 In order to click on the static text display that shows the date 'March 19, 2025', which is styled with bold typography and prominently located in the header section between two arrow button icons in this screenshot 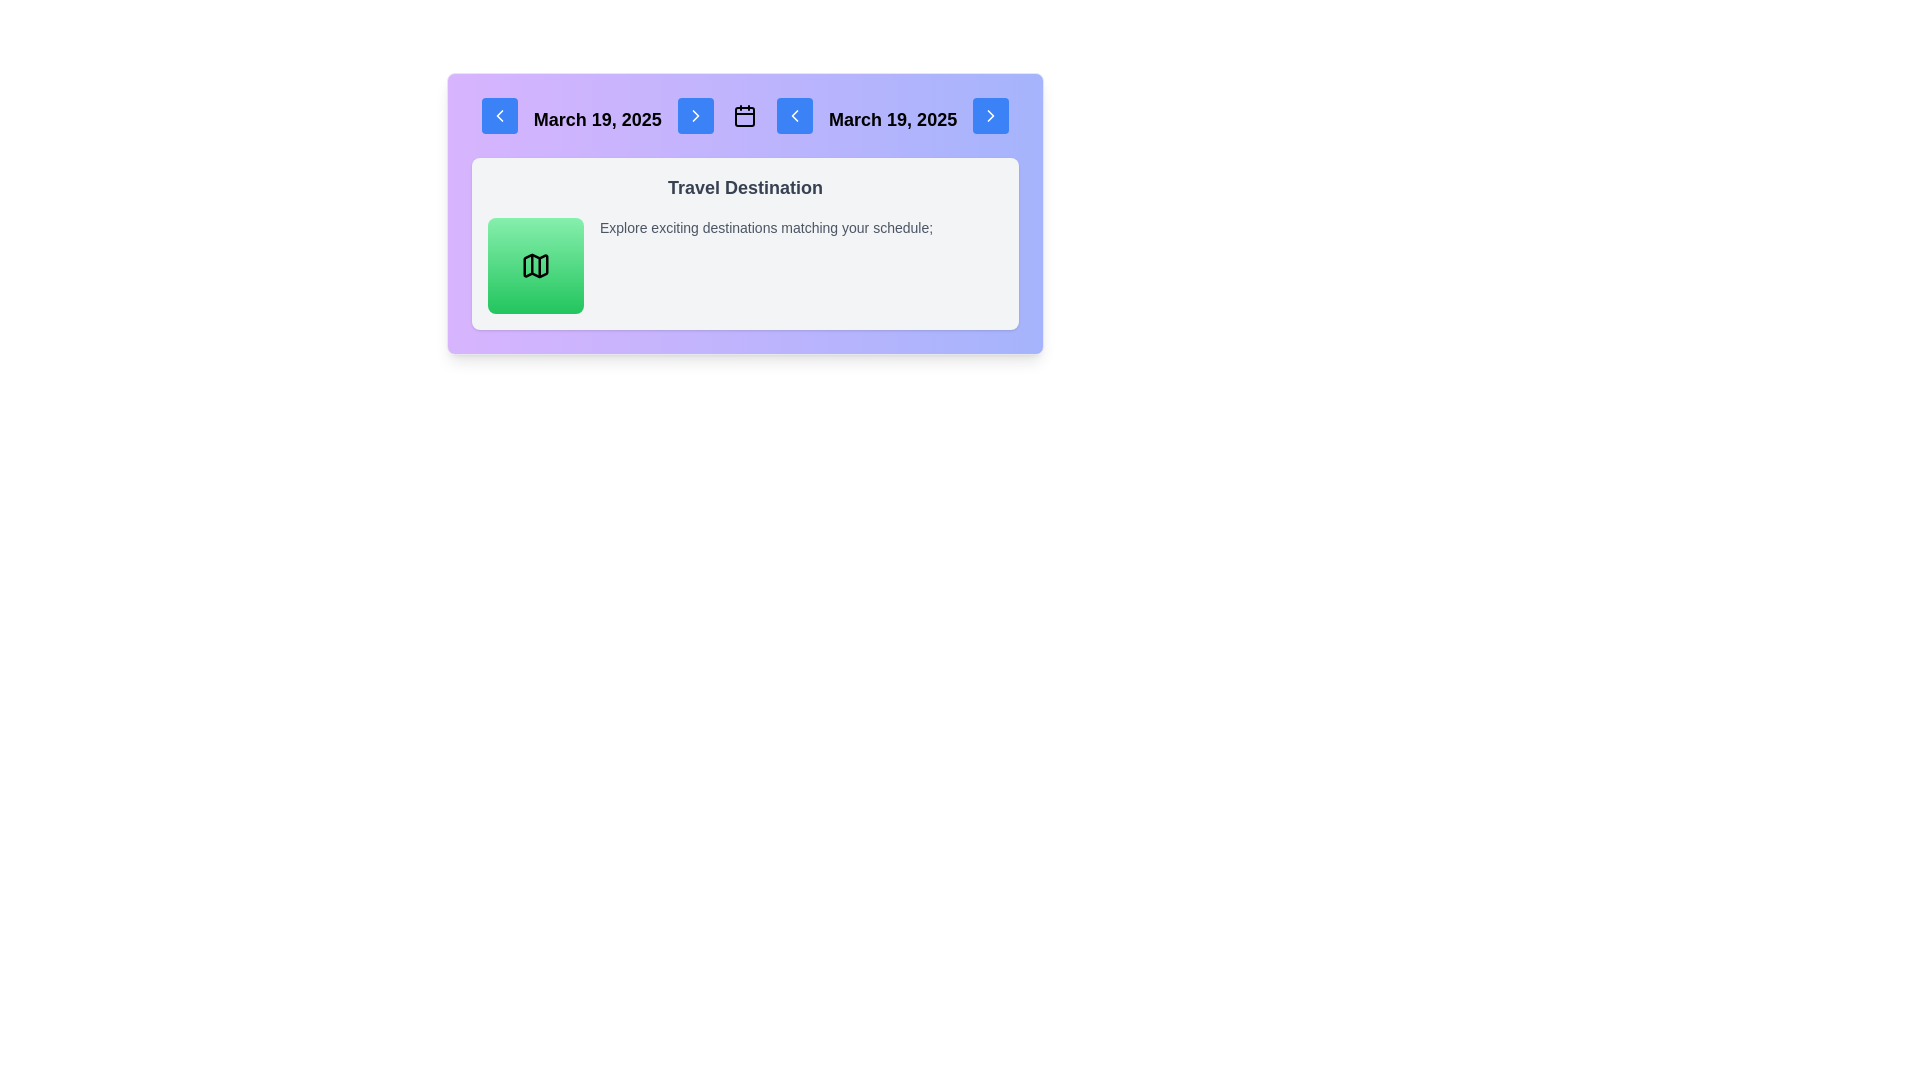, I will do `click(892, 119)`.